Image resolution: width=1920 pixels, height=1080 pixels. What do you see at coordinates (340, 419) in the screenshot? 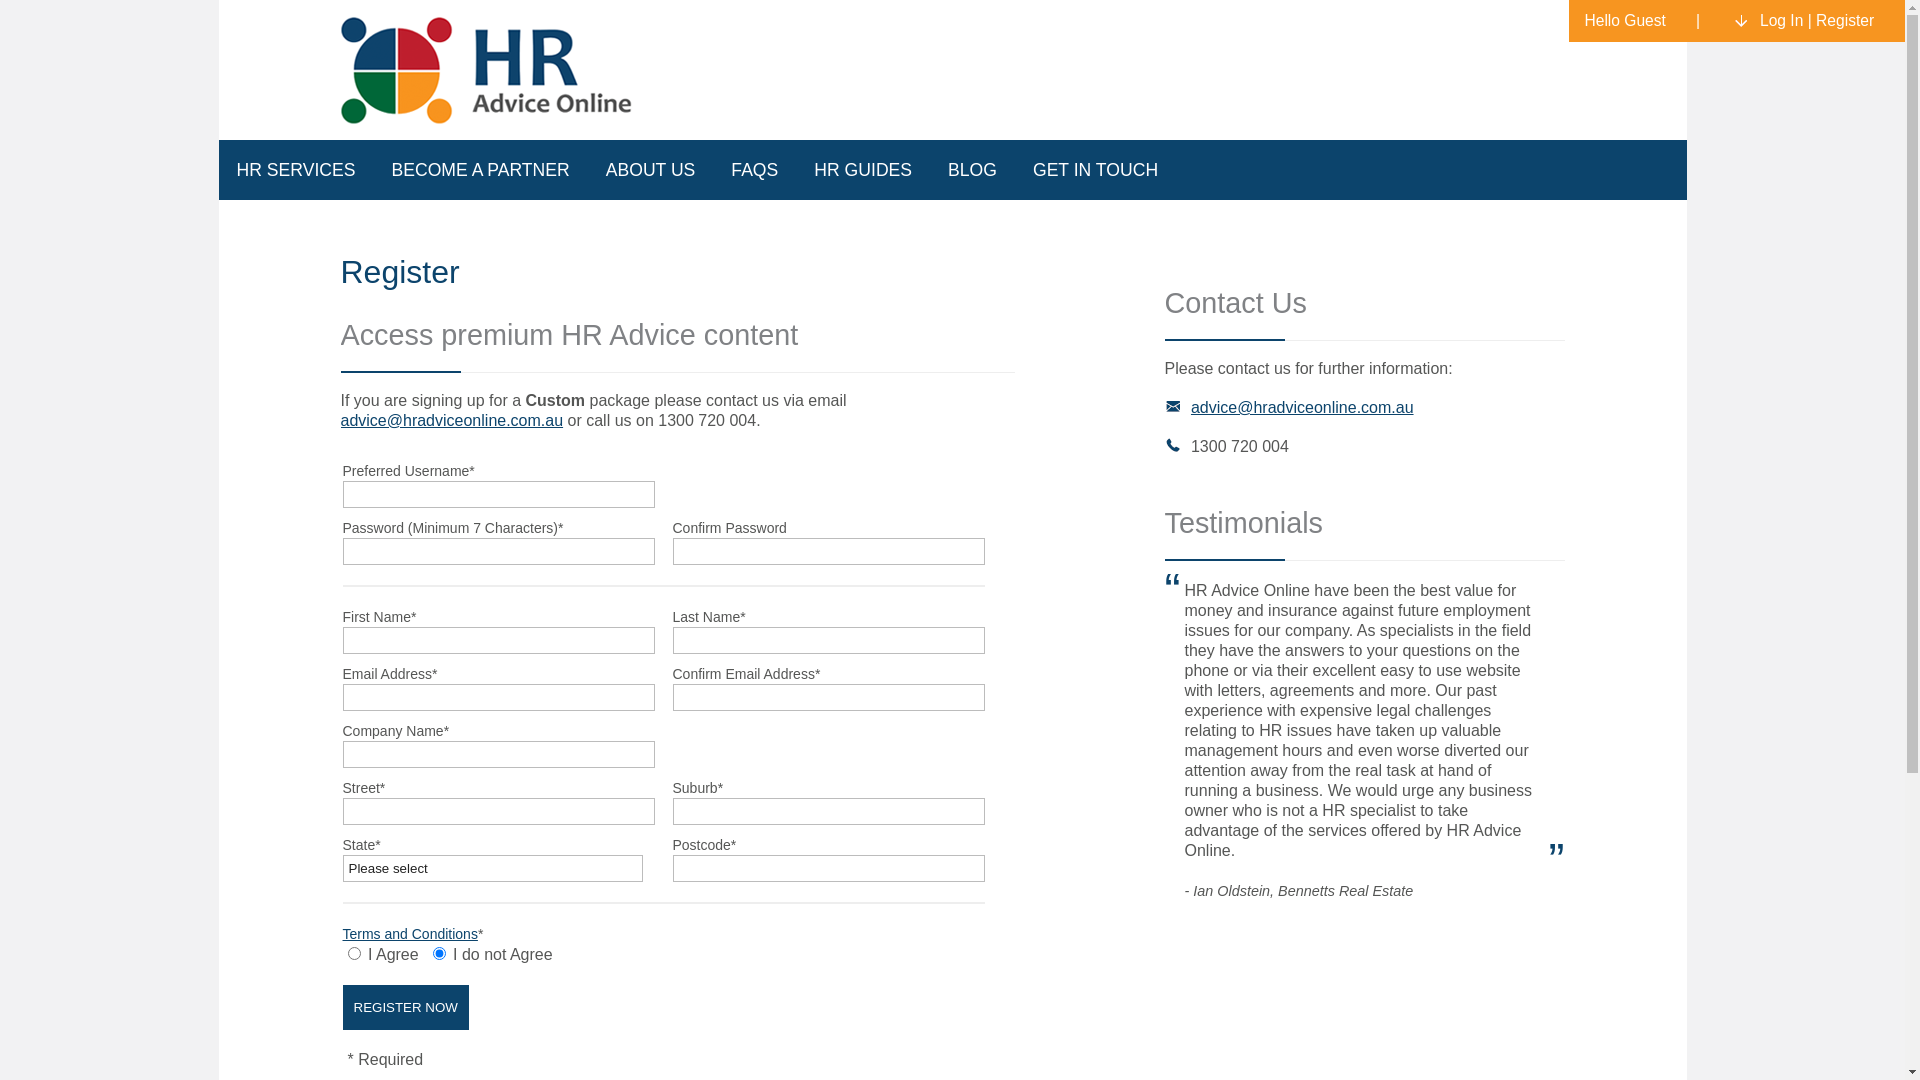
I see `'advice@hradviceonline.com.au'` at bounding box center [340, 419].